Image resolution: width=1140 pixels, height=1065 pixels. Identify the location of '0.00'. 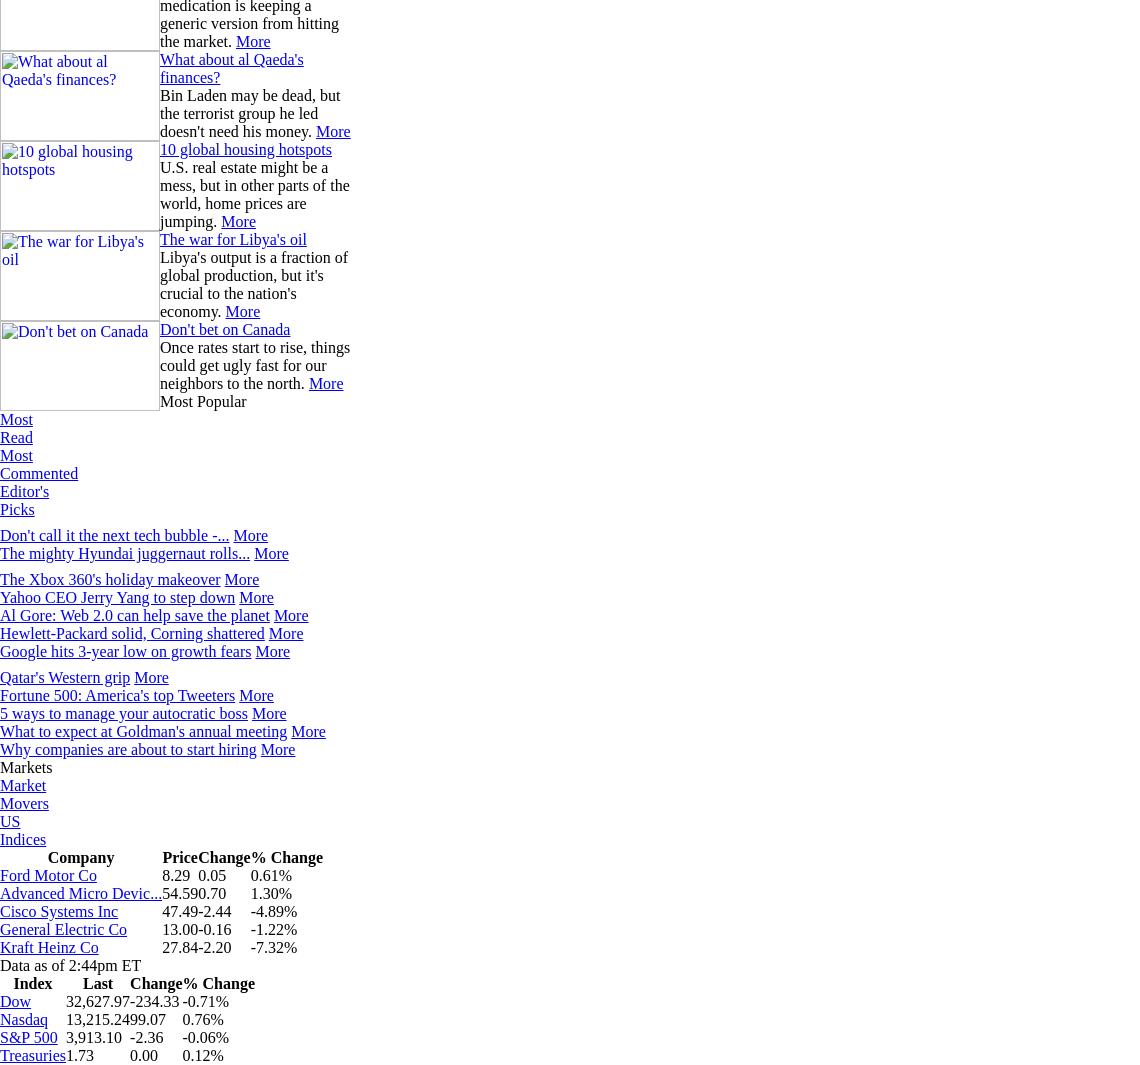
(143, 1055).